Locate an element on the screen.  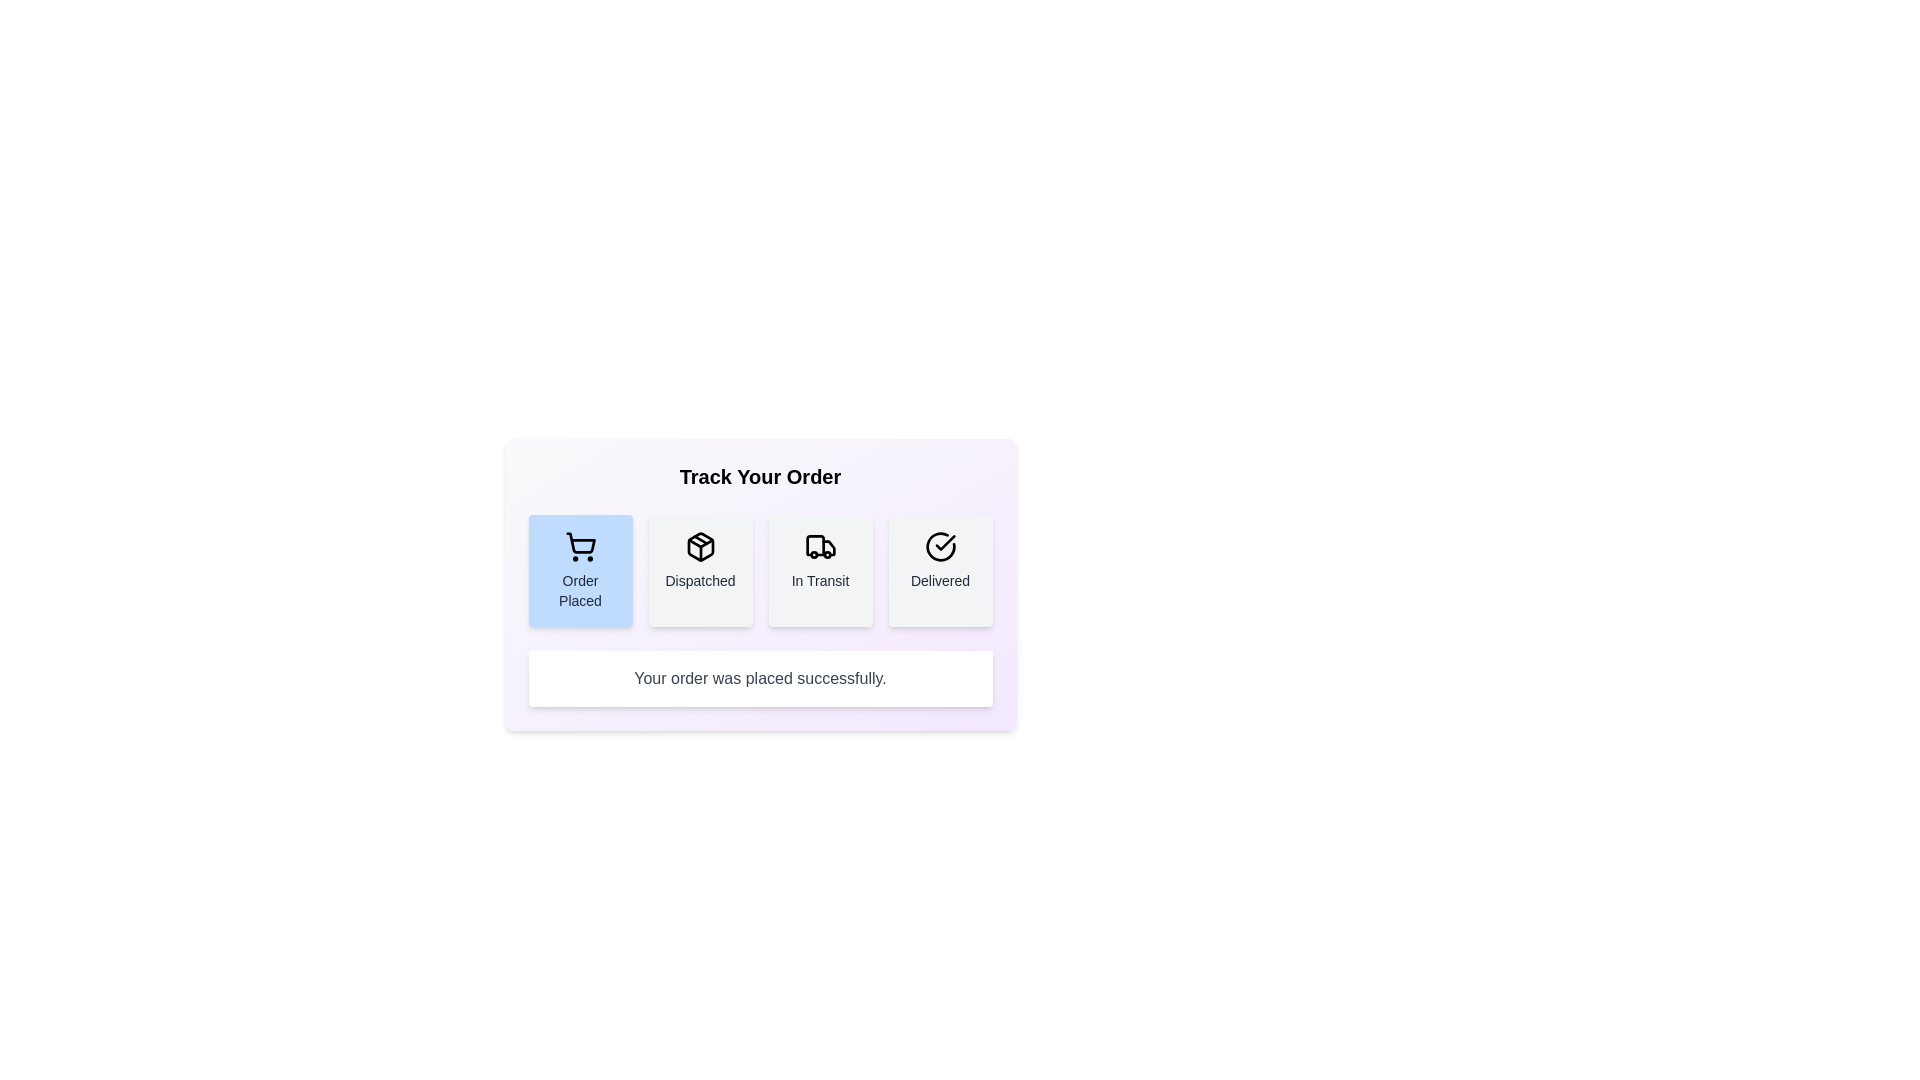
the 'Delivered' button to view its details is located at coordinates (939, 570).